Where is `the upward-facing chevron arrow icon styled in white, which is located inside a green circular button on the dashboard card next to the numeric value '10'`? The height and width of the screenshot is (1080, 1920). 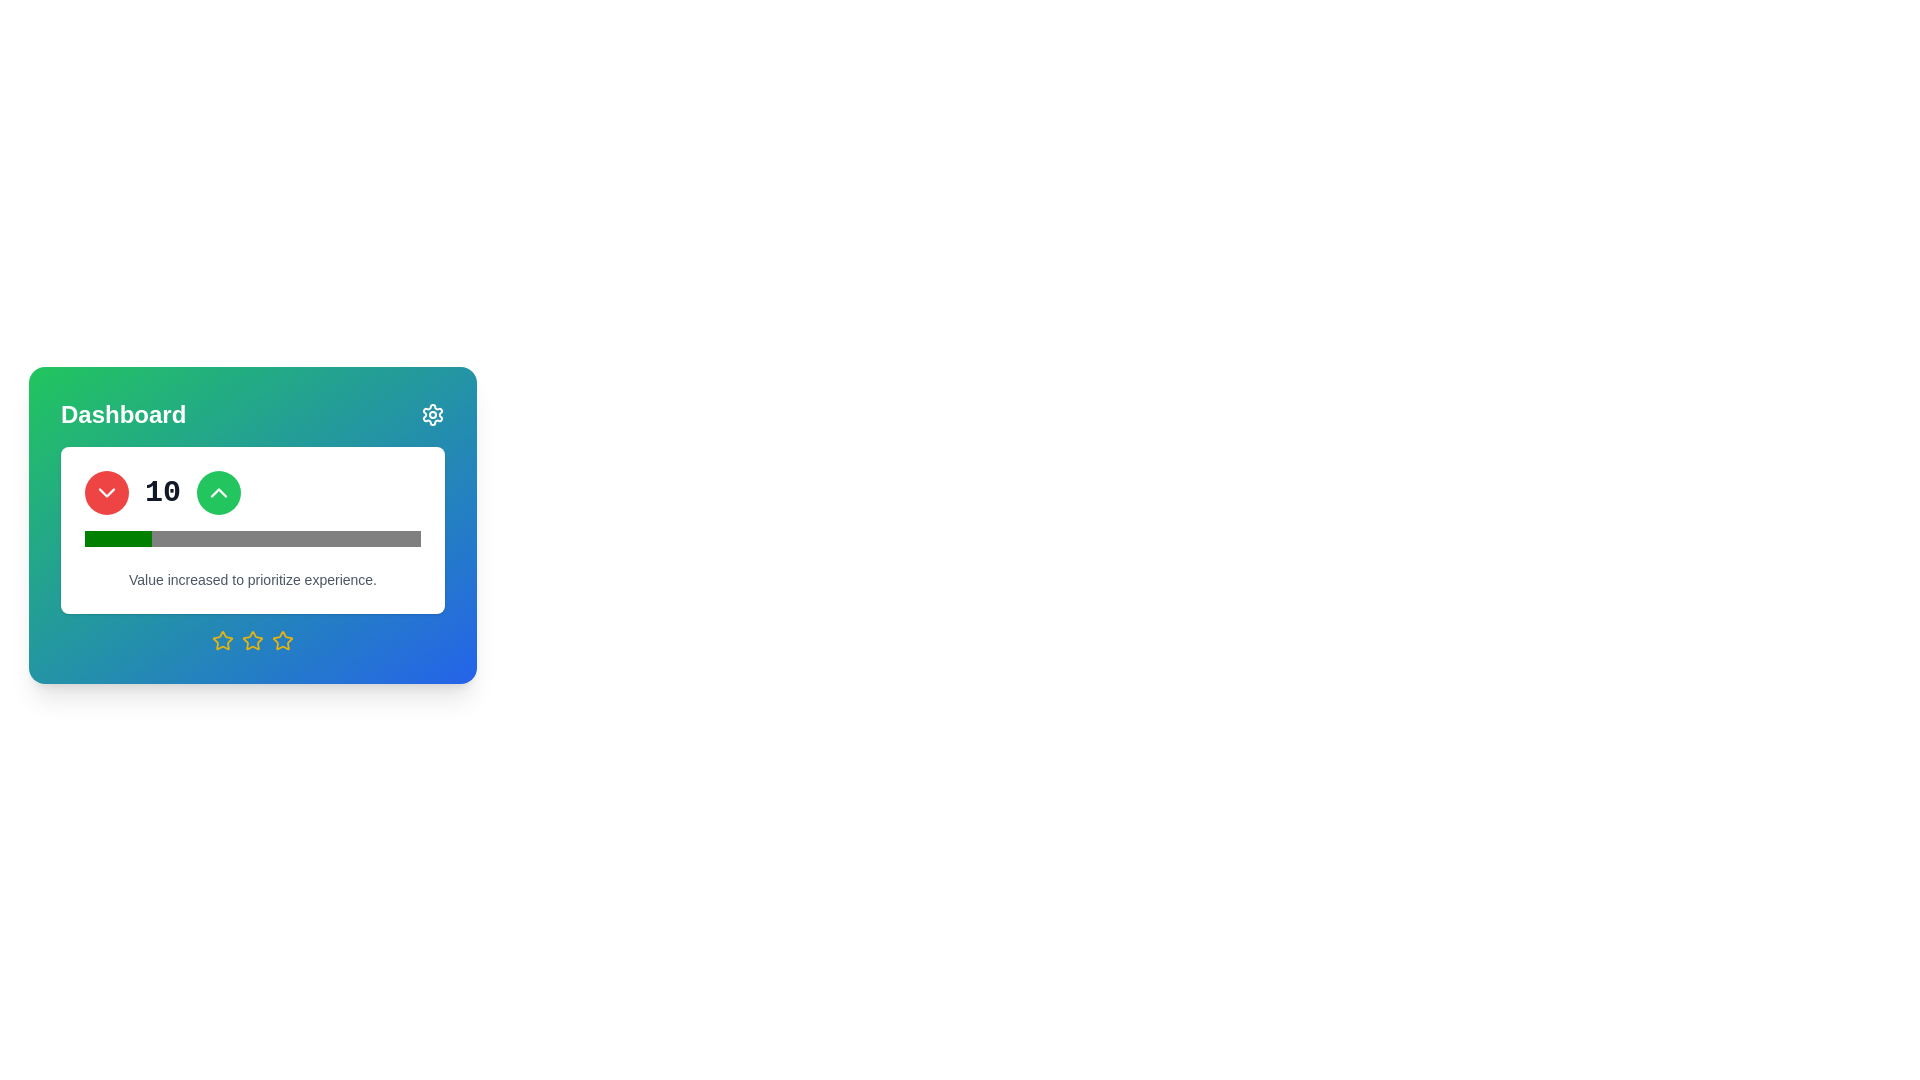 the upward-facing chevron arrow icon styled in white, which is located inside a green circular button on the dashboard card next to the numeric value '10' is located at coordinates (219, 493).